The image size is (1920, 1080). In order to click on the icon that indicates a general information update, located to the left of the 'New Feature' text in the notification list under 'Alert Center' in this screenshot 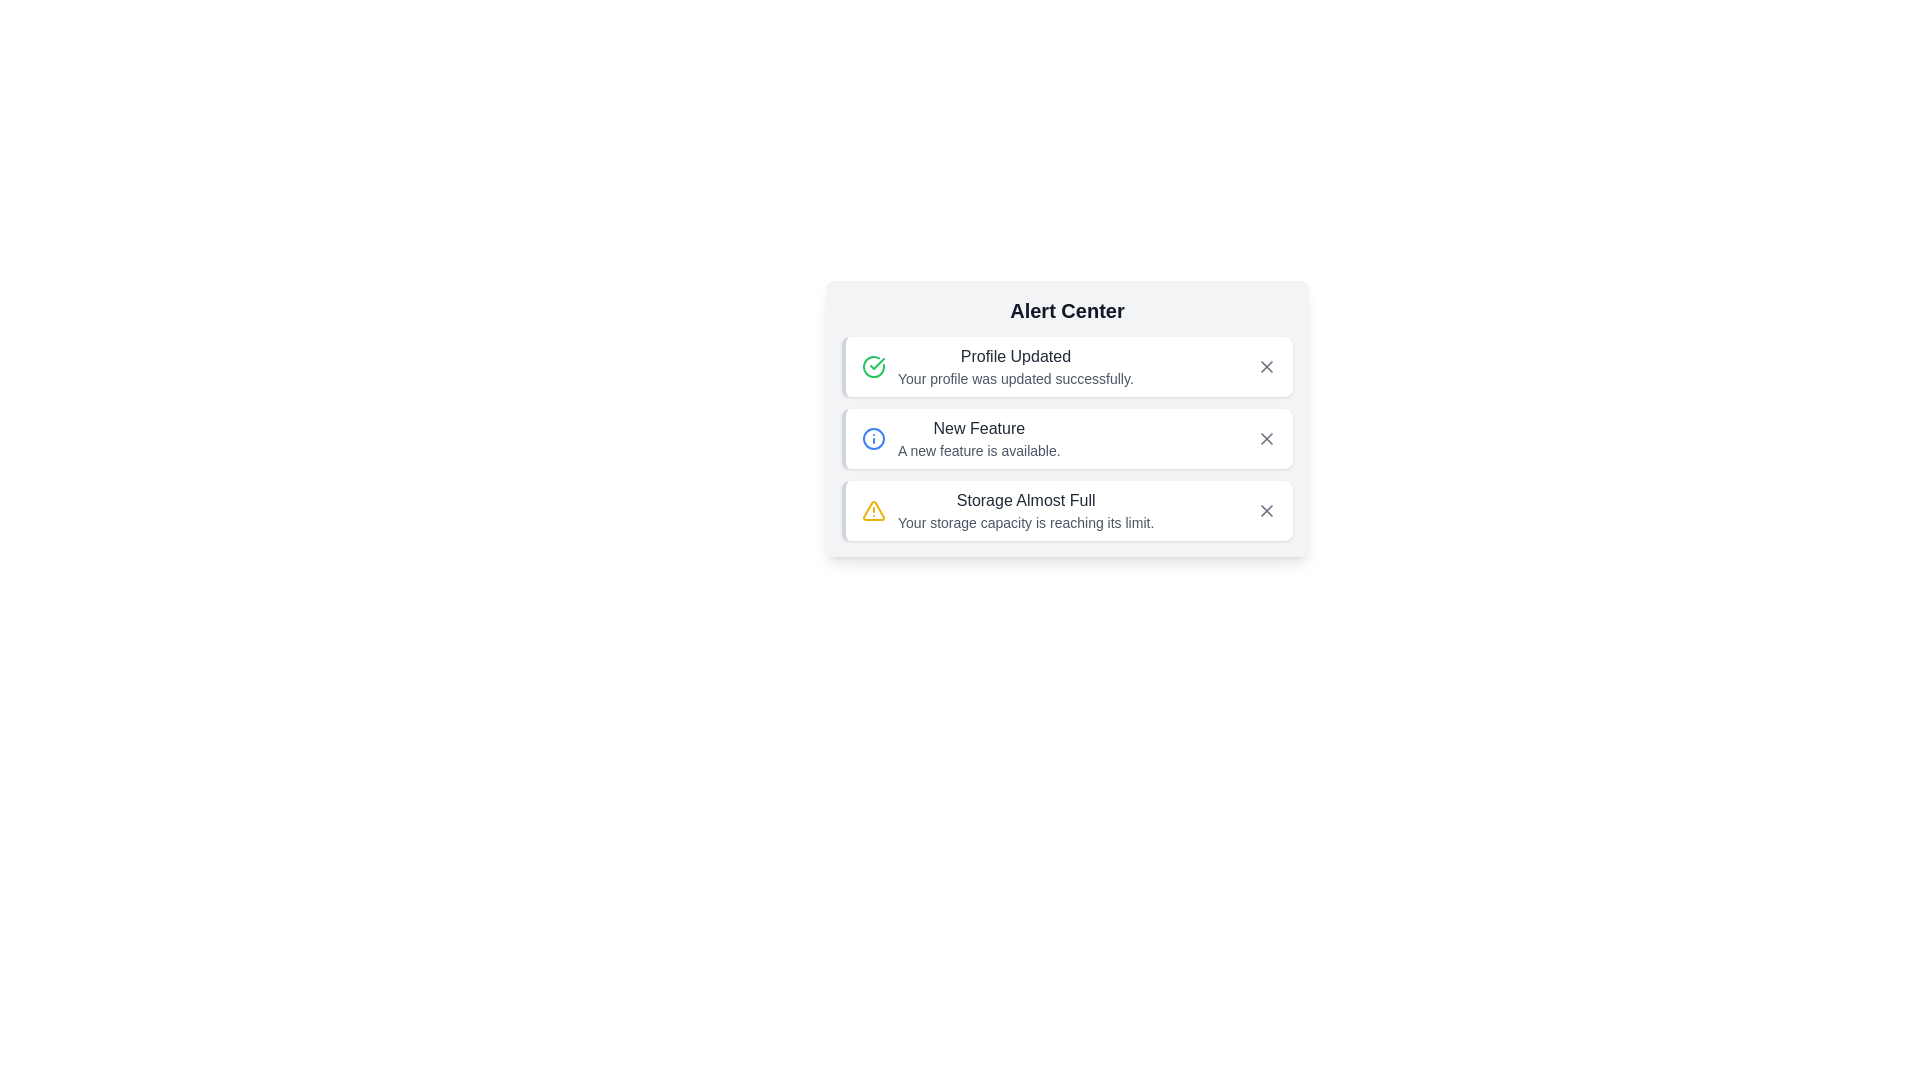, I will do `click(873, 438)`.